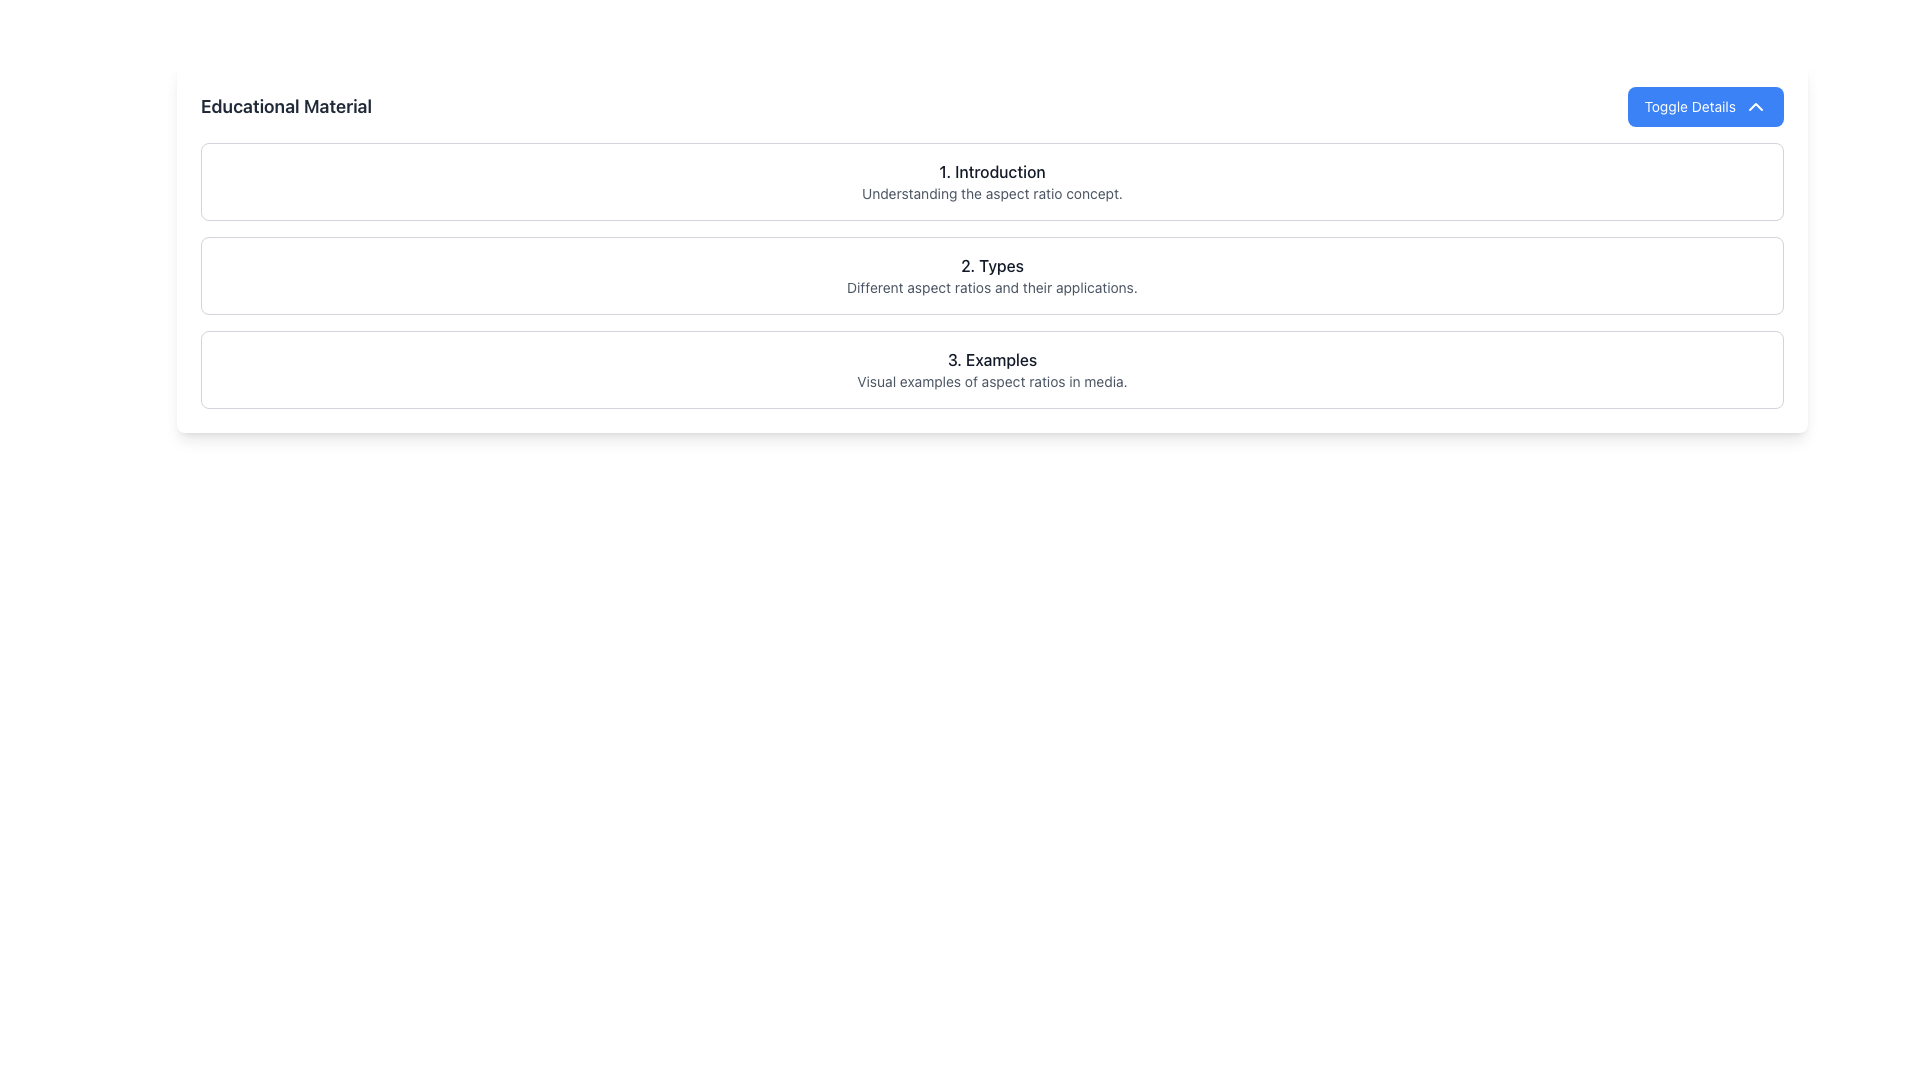 The width and height of the screenshot is (1920, 1080). I want to click on the text element displaying 'Different aspect ratios and their applications.' to check for tooltips, so click(992, 288).